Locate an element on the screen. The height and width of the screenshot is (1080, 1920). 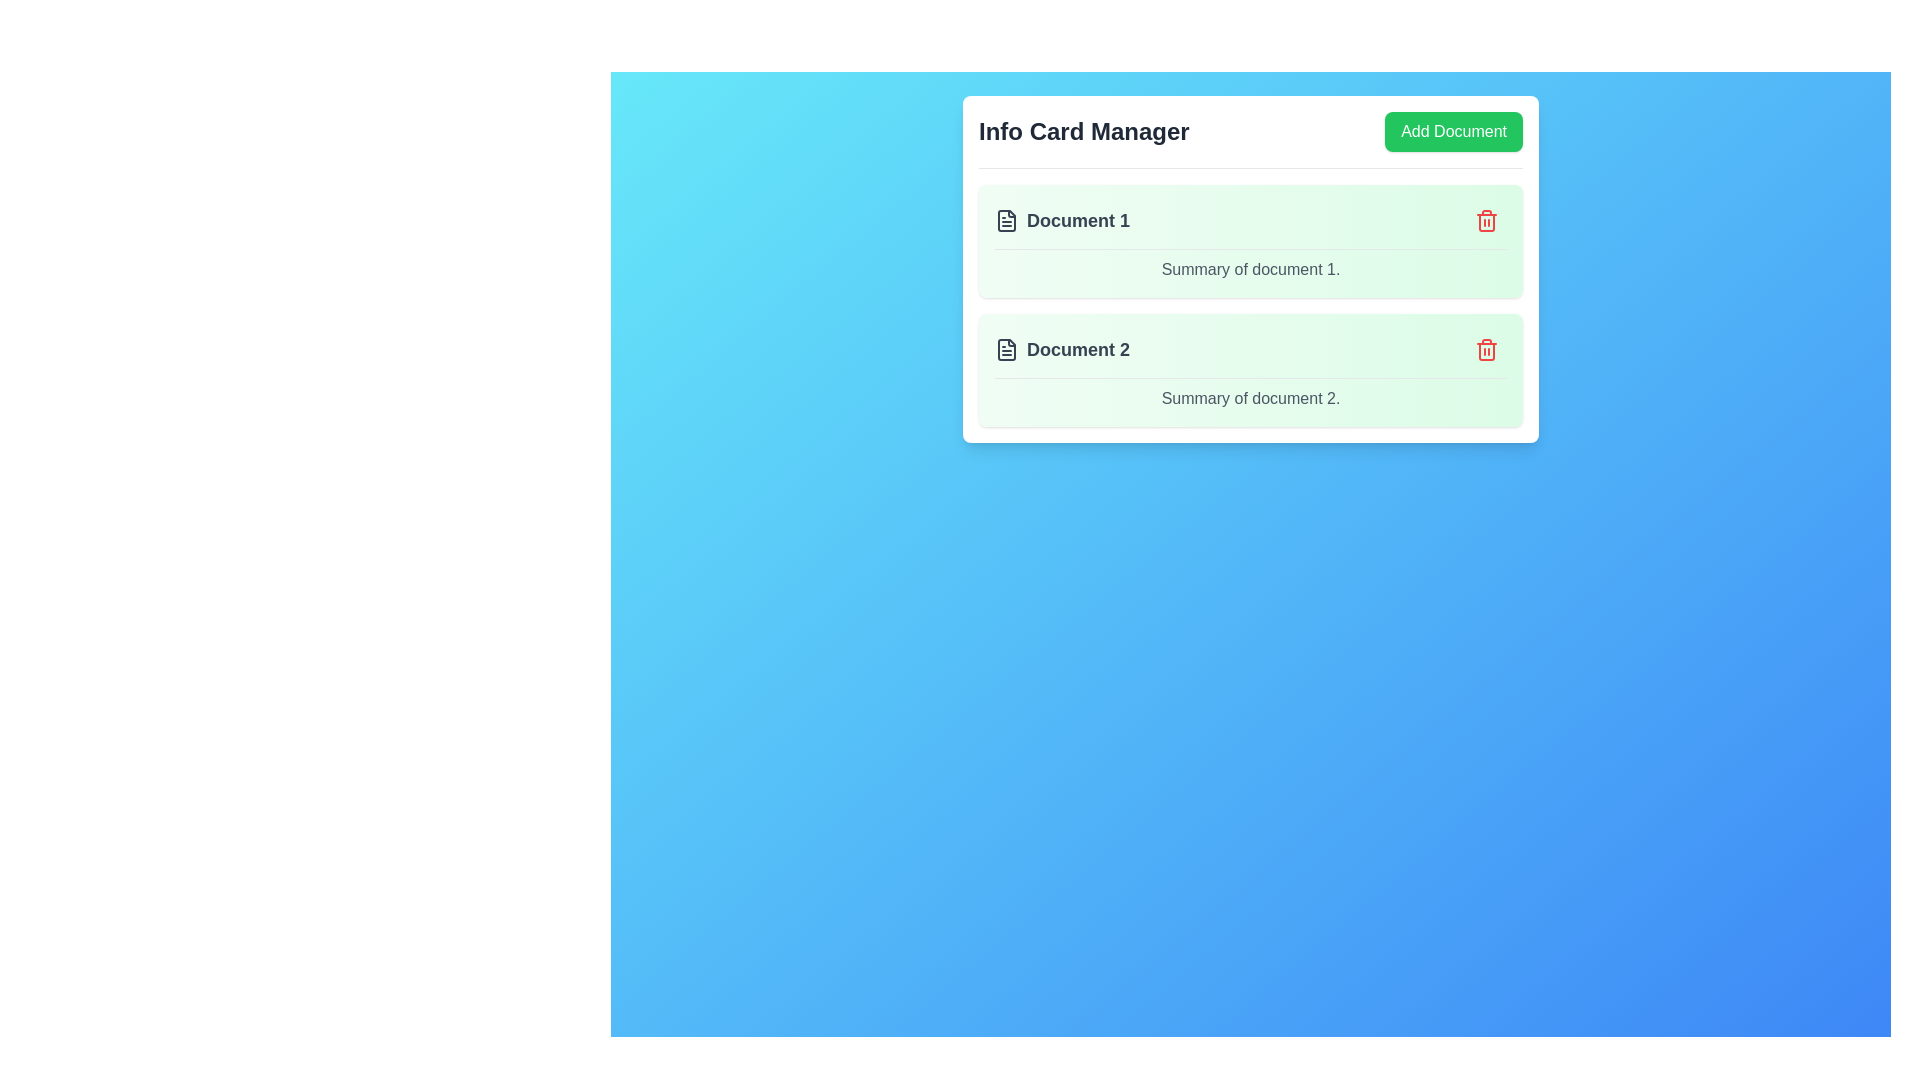
the Label with Icon that indicates the title of the document, positioned at the top of the first card in a vertical list is located at coordinates (1061, 220).